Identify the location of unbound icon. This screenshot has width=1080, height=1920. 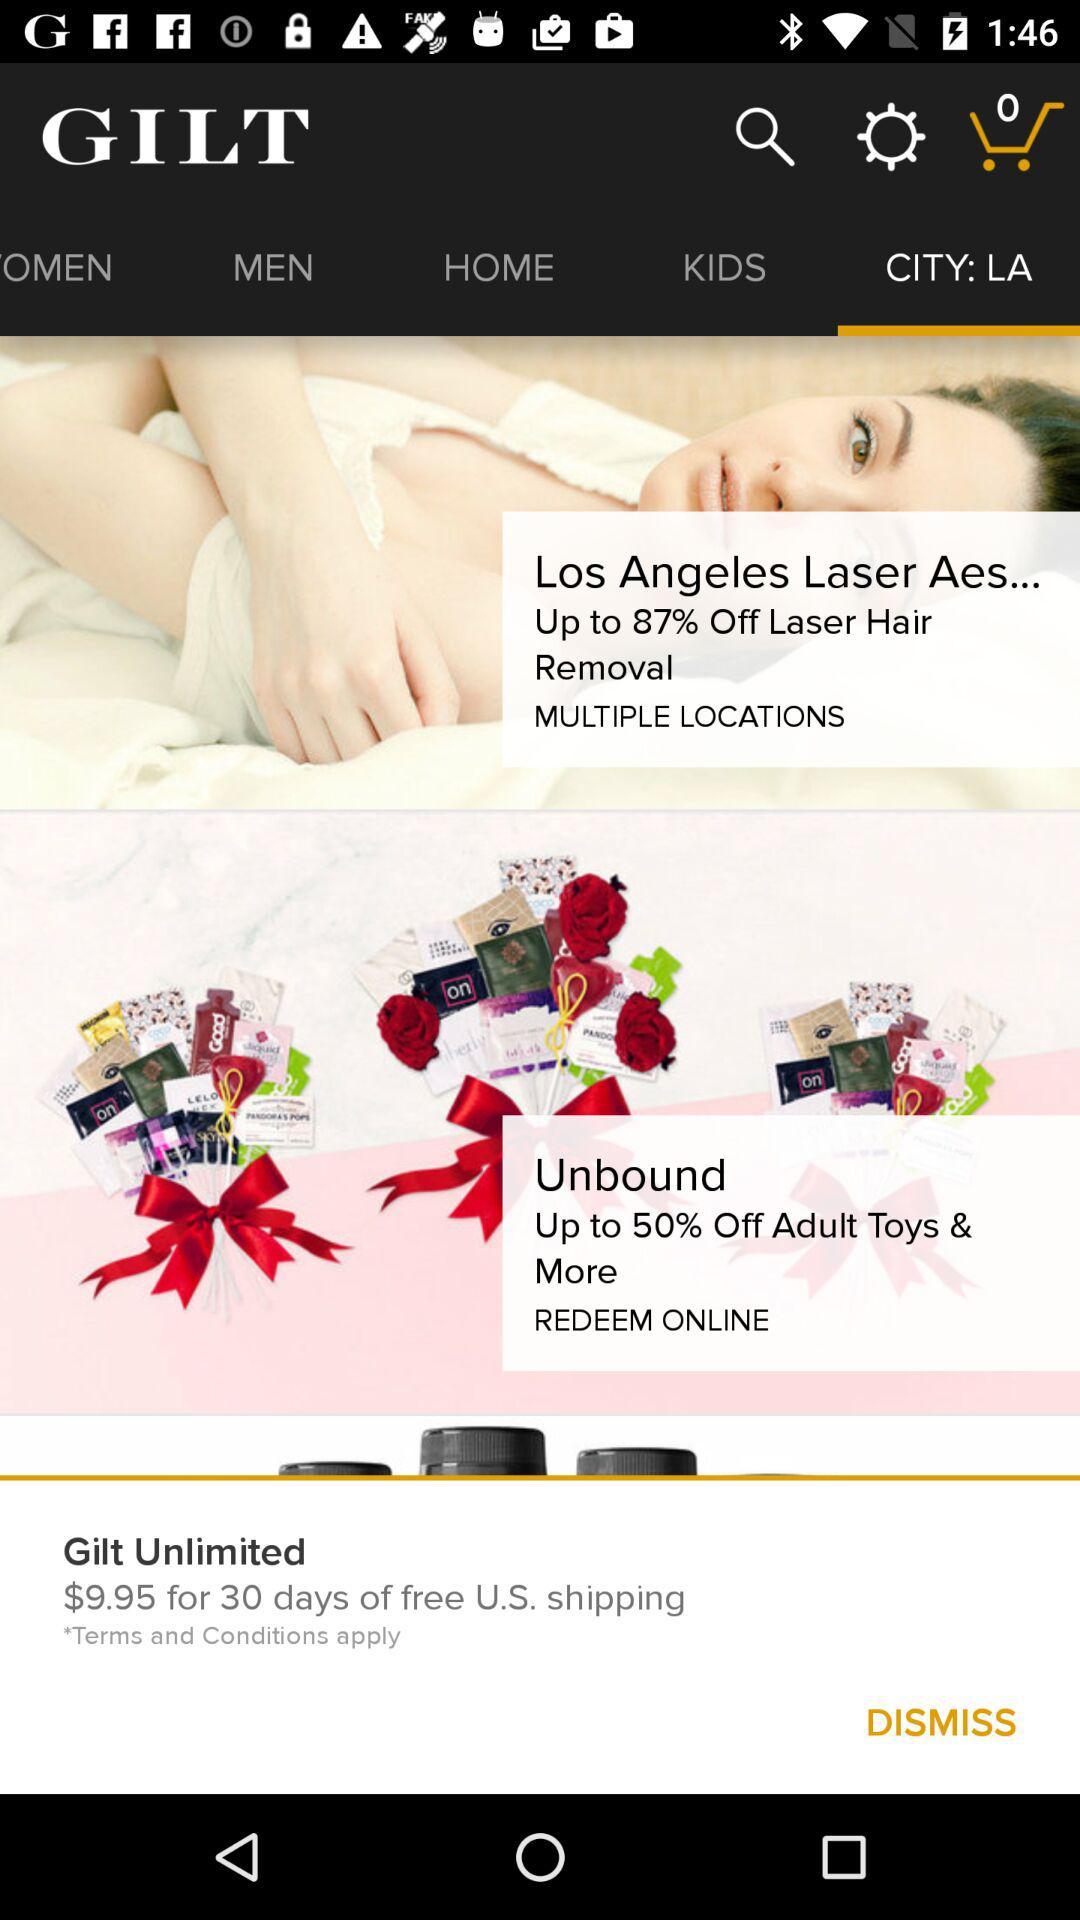
(630, 1175).